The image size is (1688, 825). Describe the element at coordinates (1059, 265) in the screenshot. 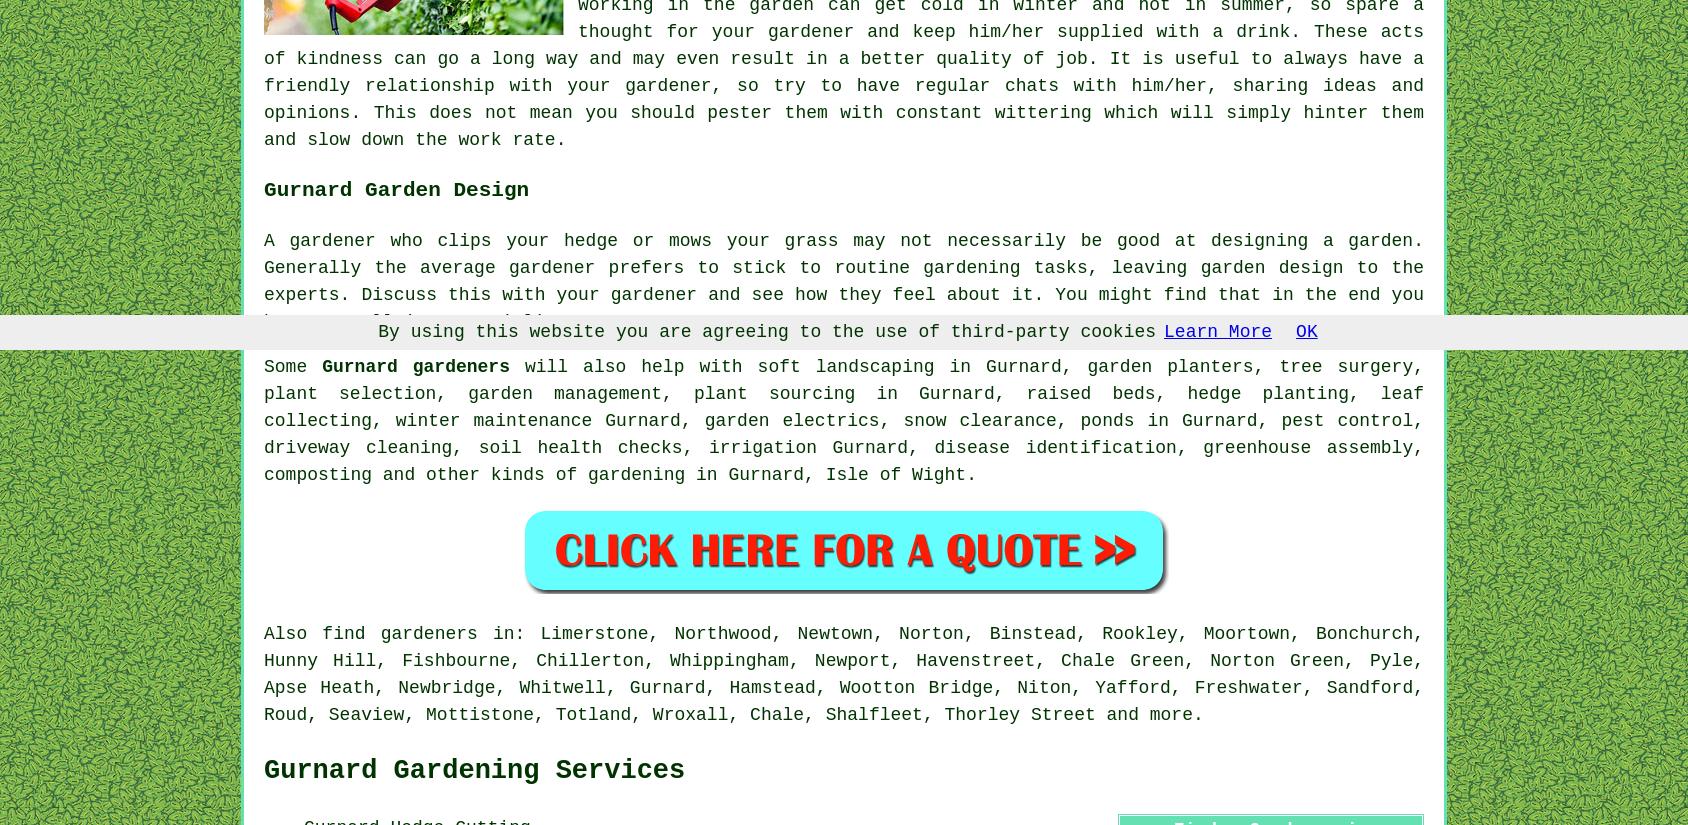

I see `'tasks'` at that location.